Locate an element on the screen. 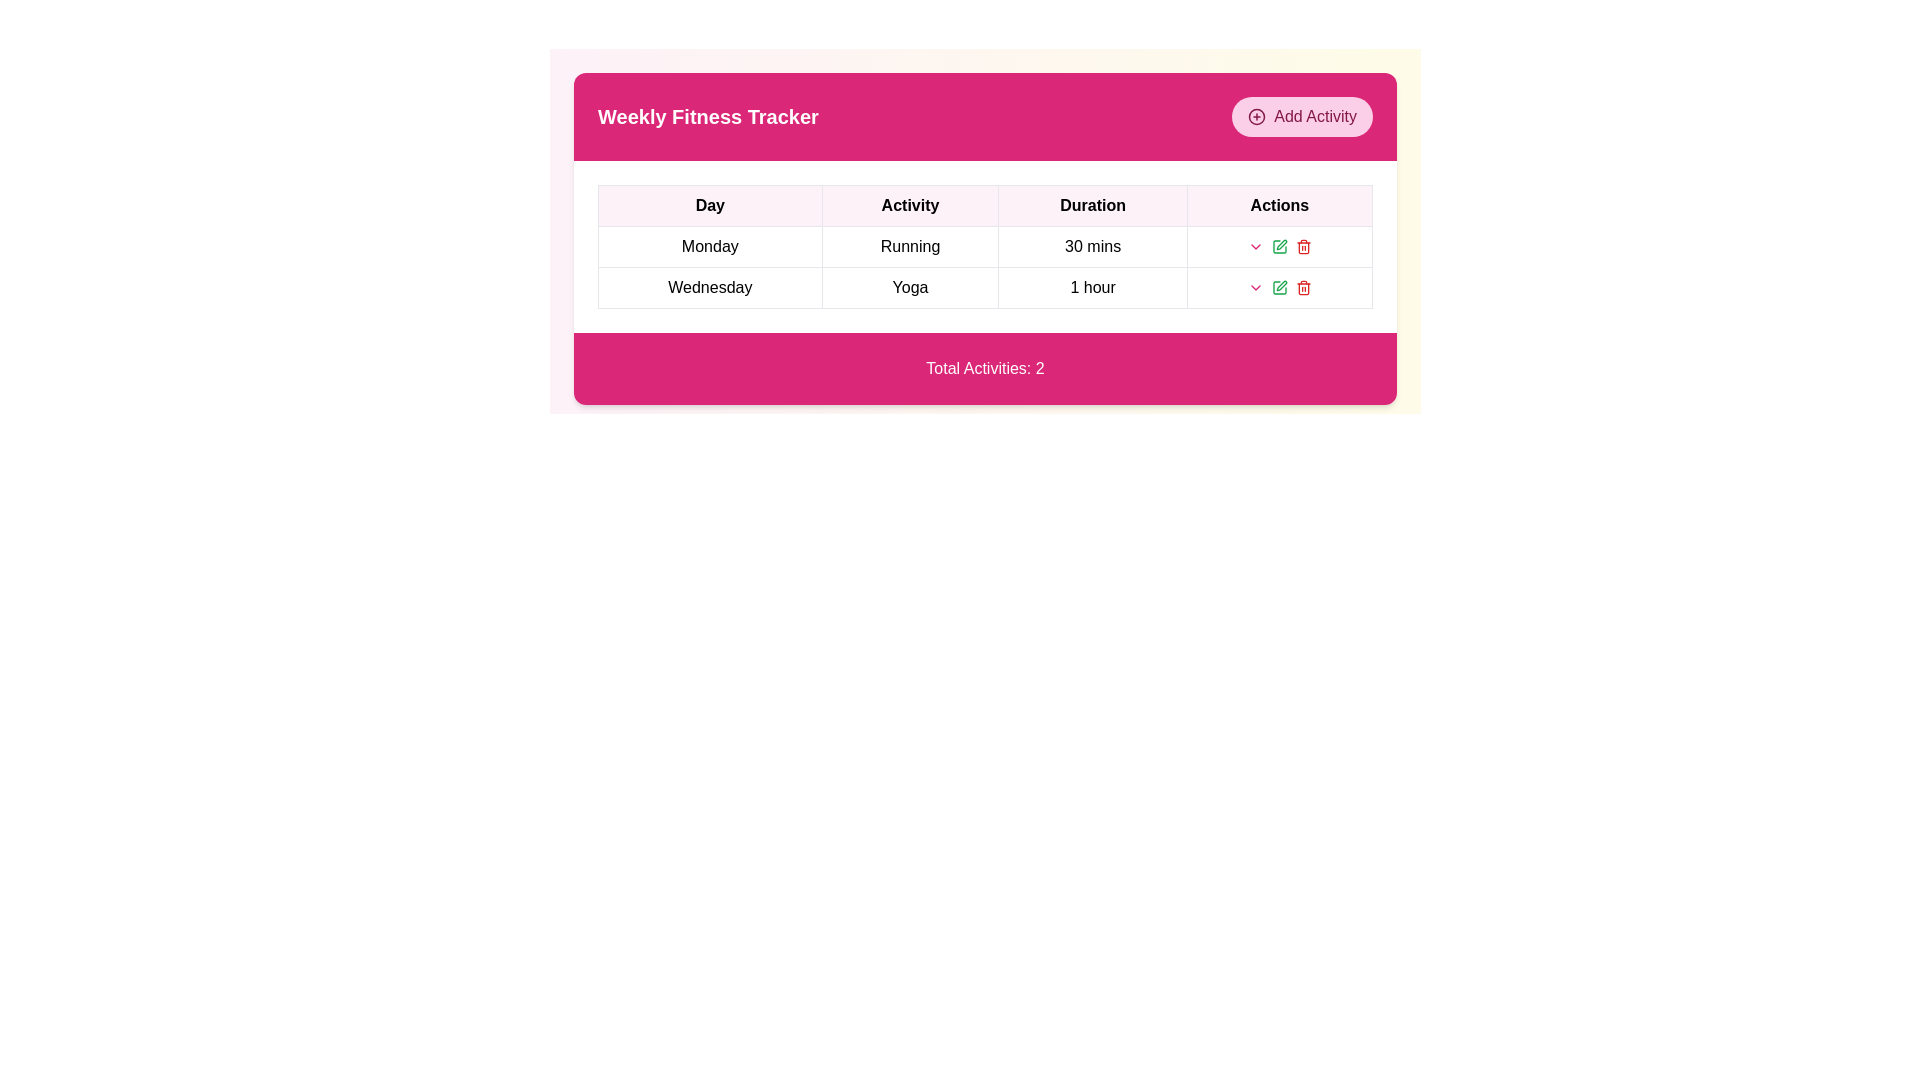  displayed text from the Label/Text Display located under the 'Activity' column in the first row of the weekly schedule table, positioned between 'Monday' and '30 mins' is located at coordinates (909, 245).